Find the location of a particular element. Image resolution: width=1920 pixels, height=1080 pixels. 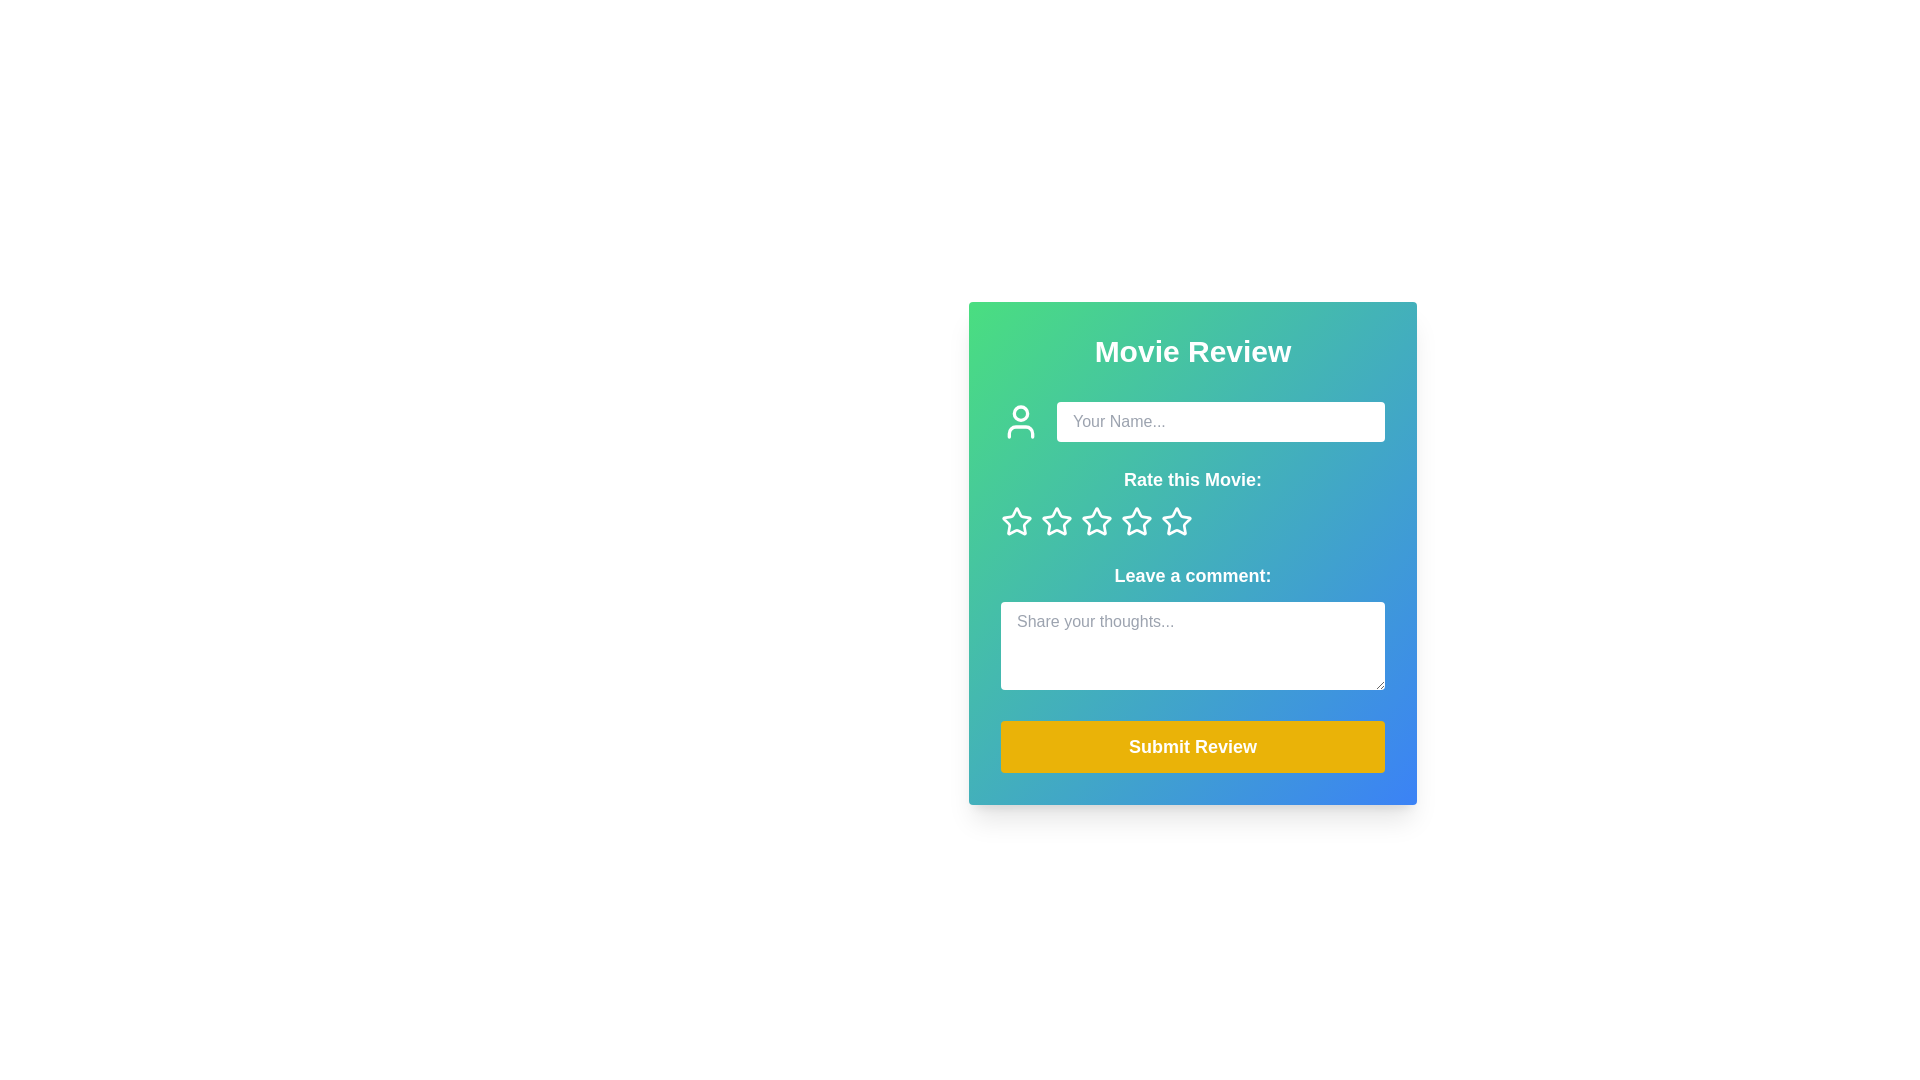

the third star is located at coordinates (1137, 520).